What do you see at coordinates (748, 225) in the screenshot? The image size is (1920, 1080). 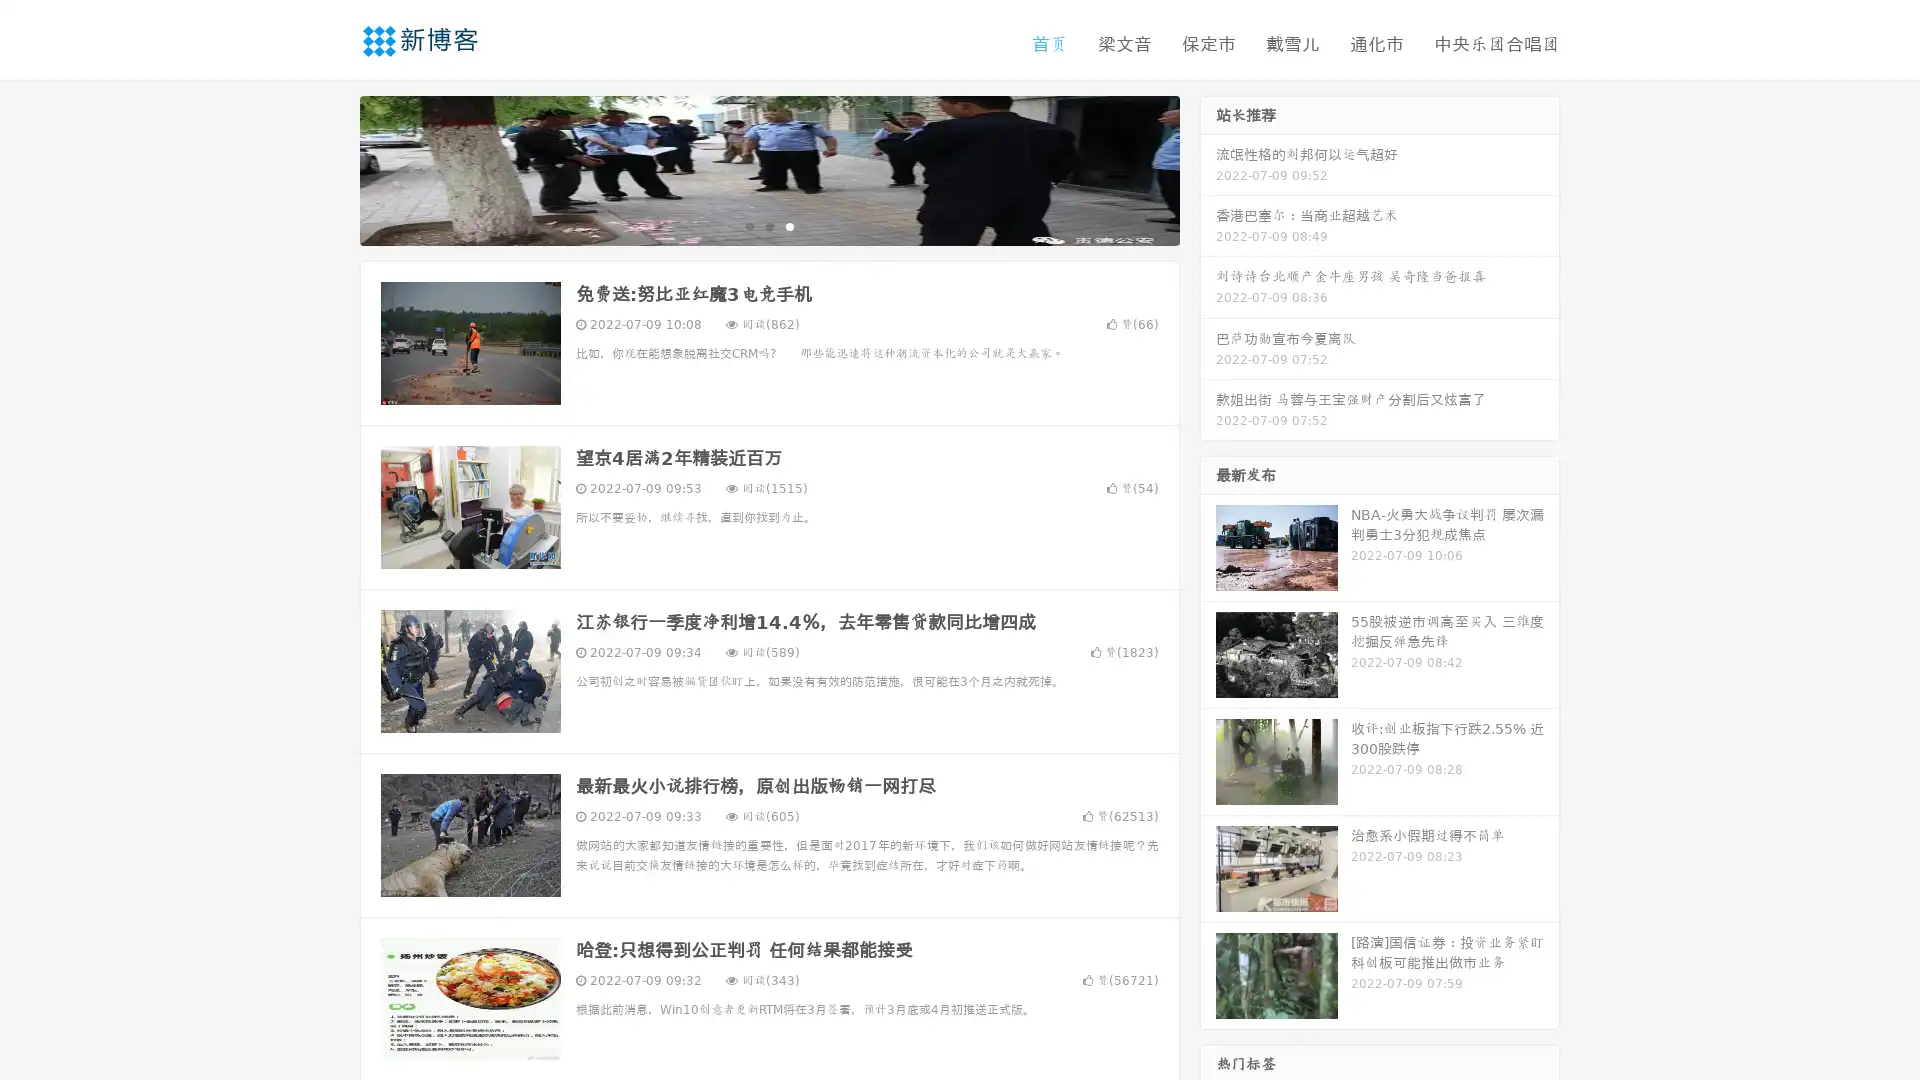 I see `Go to slide 1` at bounding box center [748, 225].